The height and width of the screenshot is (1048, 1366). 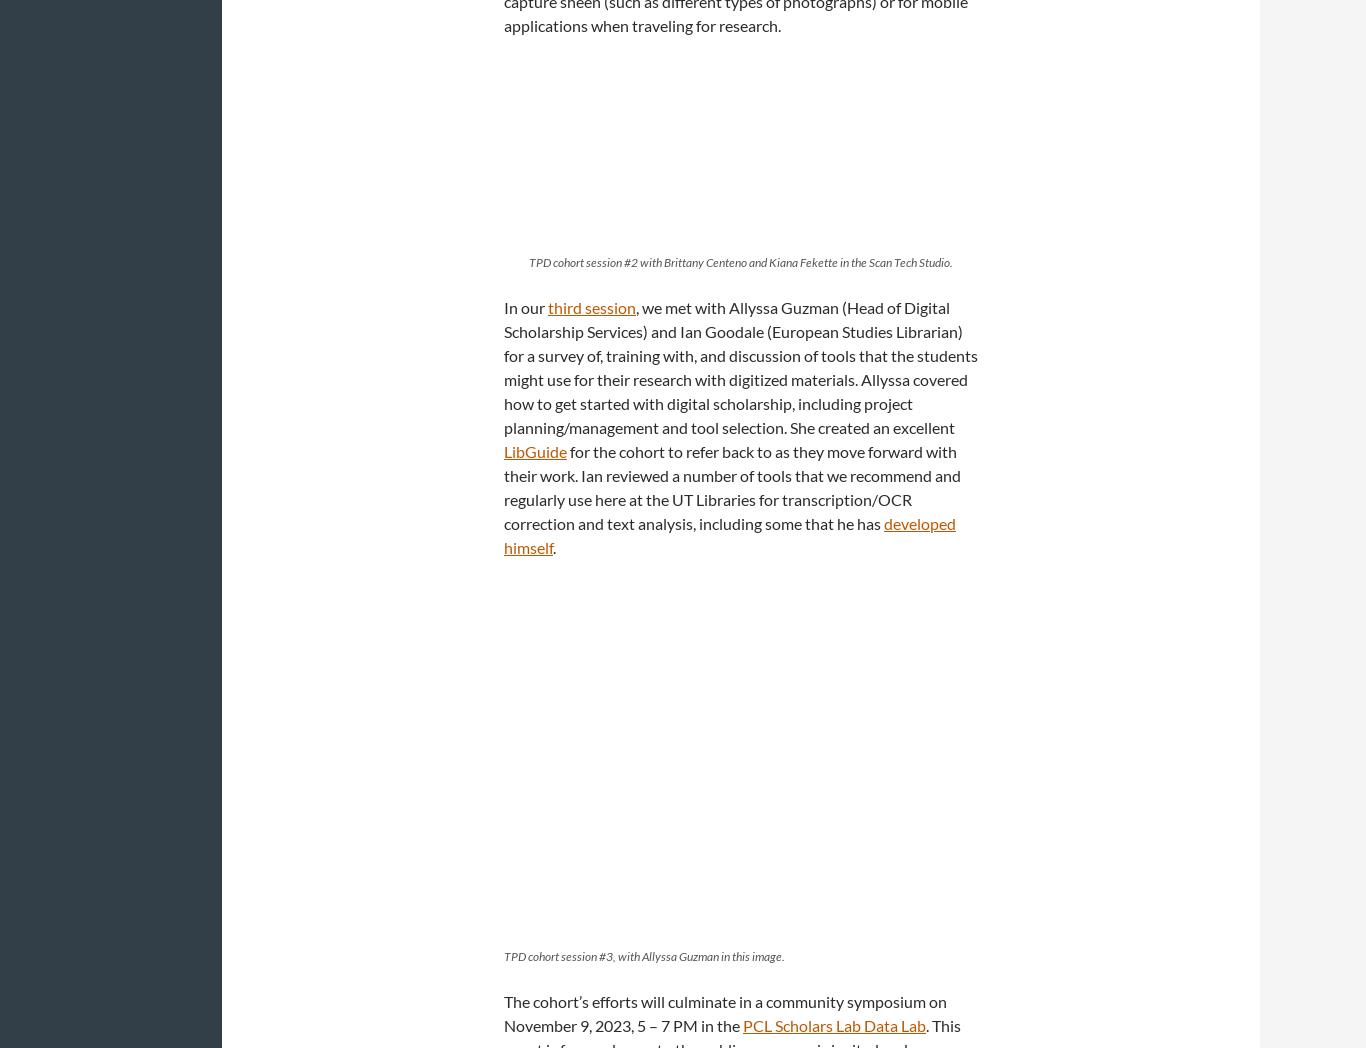 I want to click on 'for the cohort to refer back to as they move forward with their work. Ian reviewed a number of tools that we recommend and regularly use here at the UT Libraries for transcription/OCR correction and text analysis, including some that he has', so click(x=732, y=486).